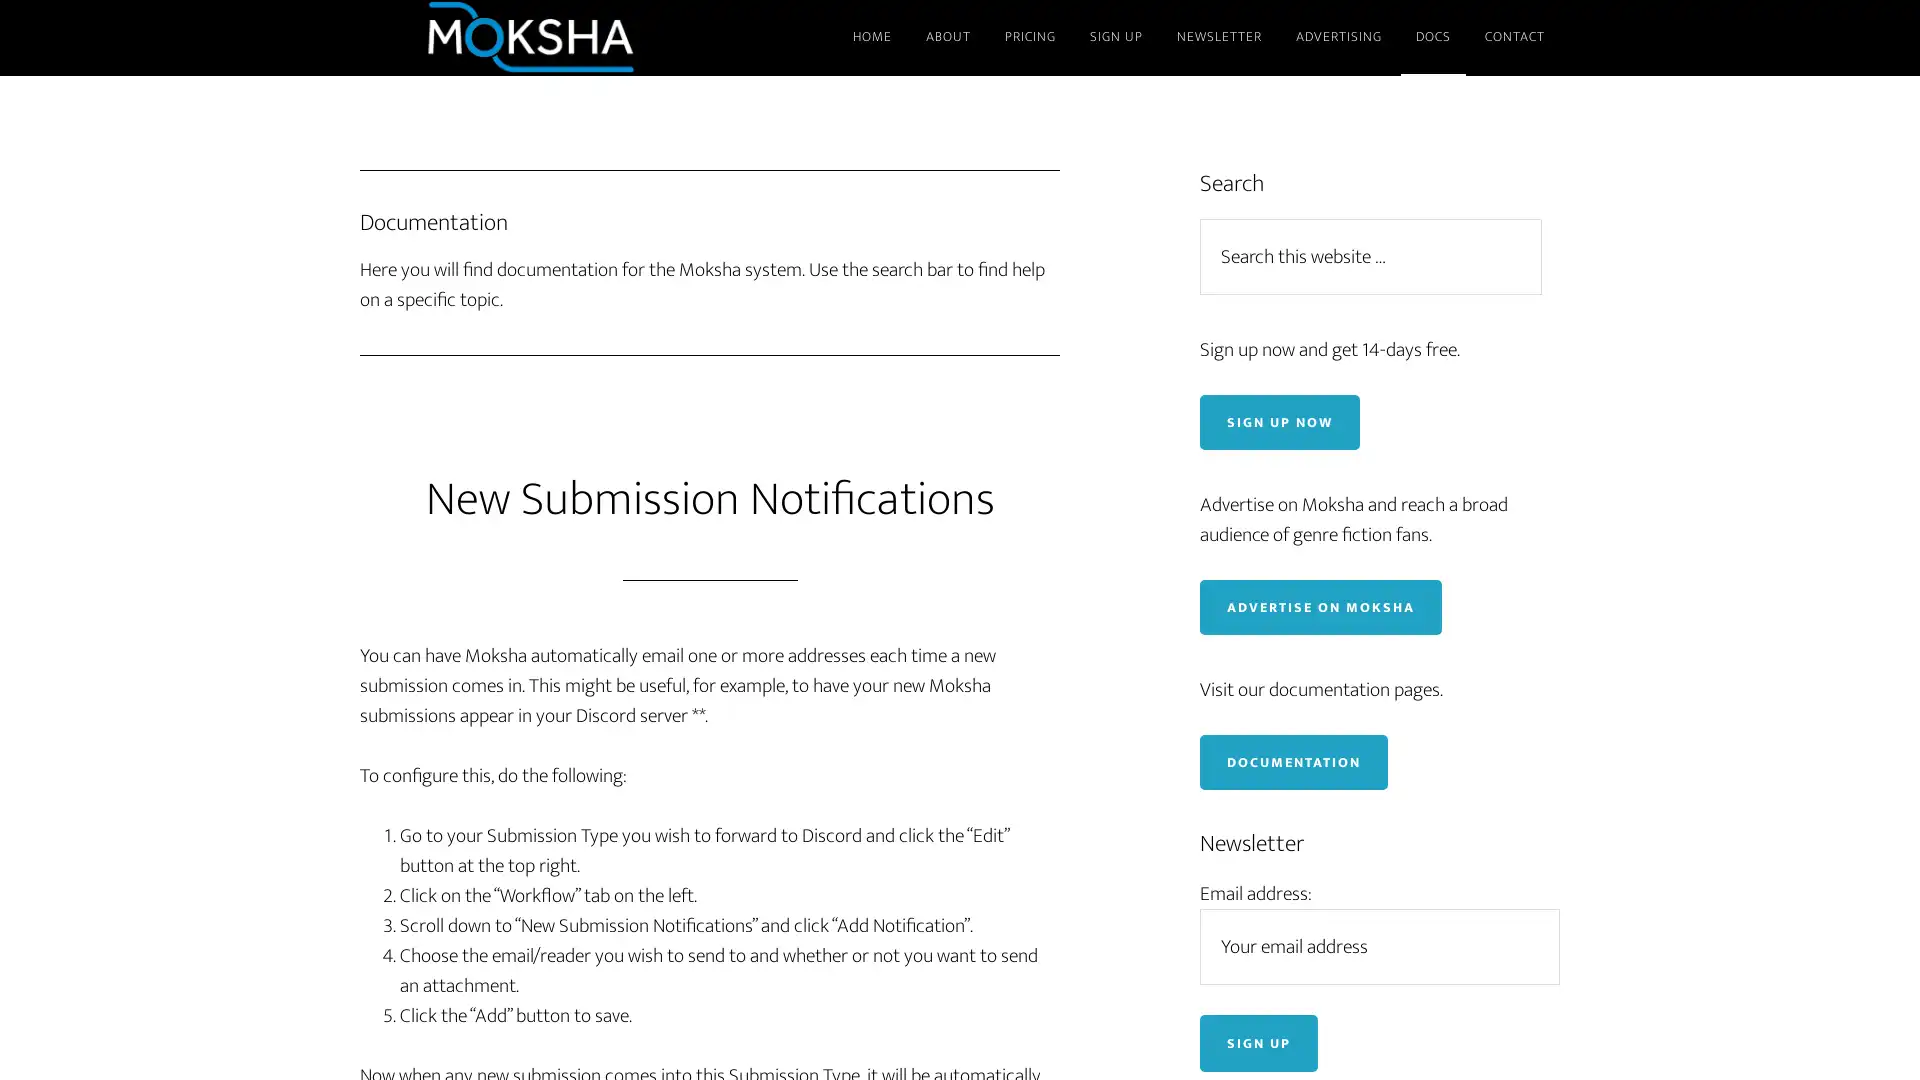 The height and width of the screenshot is (1080, 1920). What do you see at coordinates (1550, 217) in the screenshot?
I see `Search` at bounding box center [1550, 217].